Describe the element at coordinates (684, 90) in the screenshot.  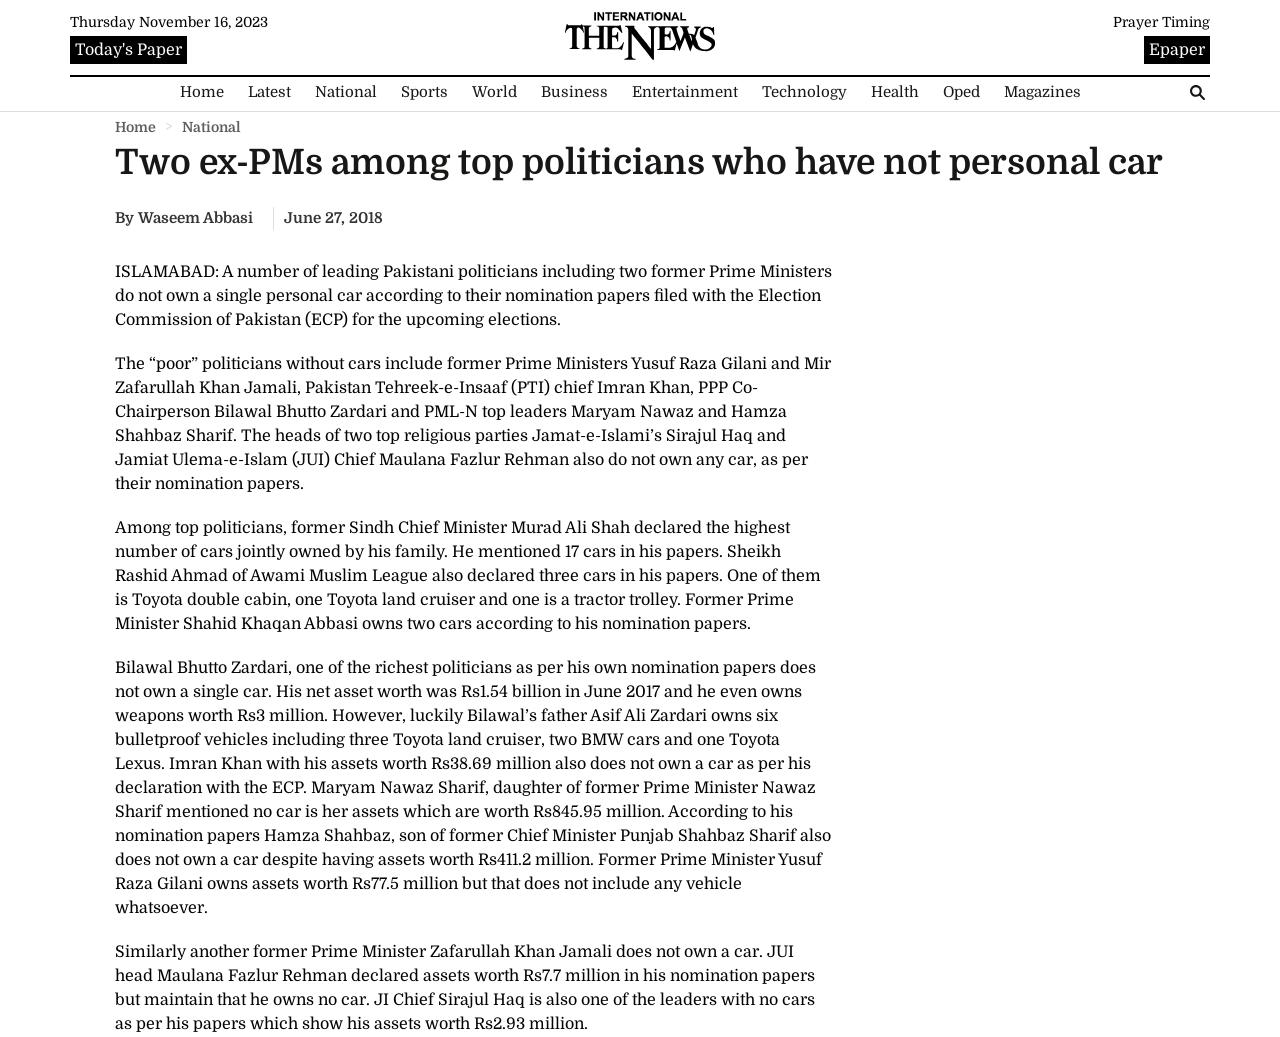
I see `'Entertainment'` at that location.